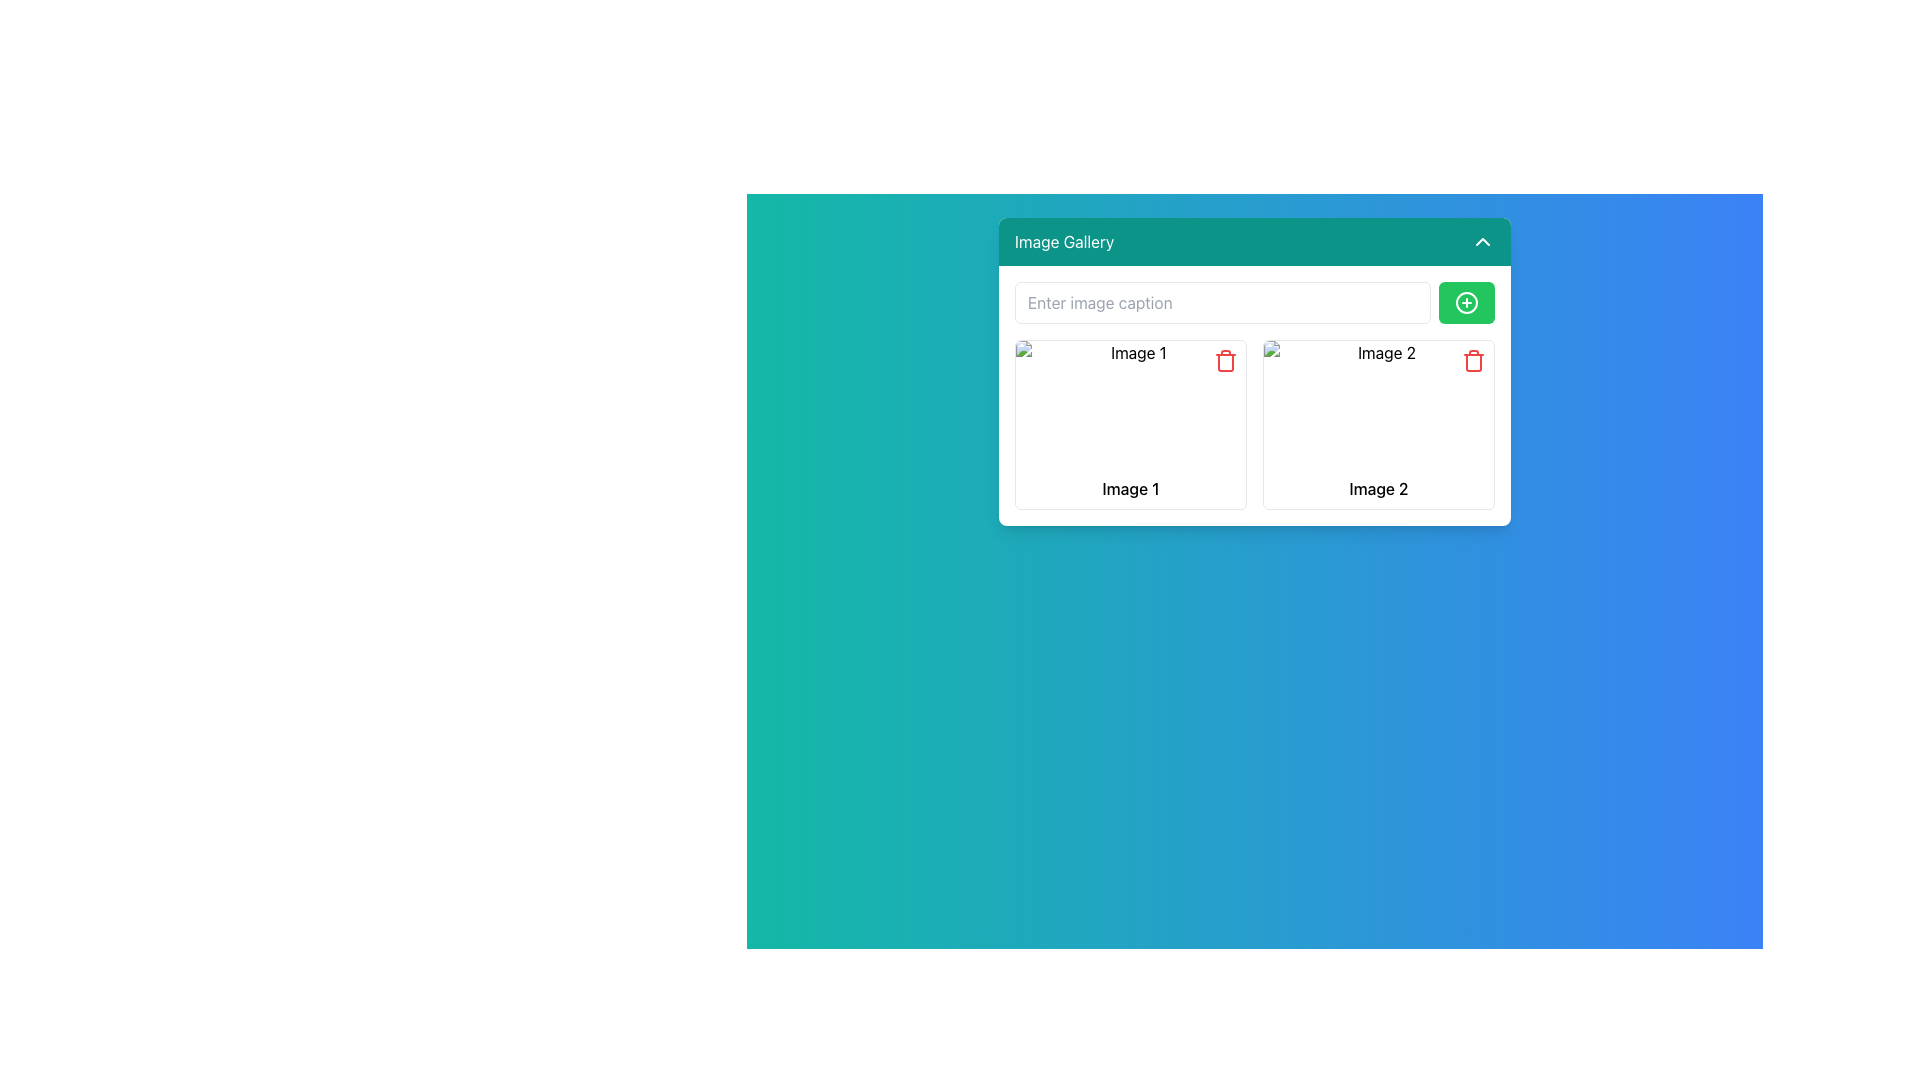 The height and width of the screenshot is (1080, 1920). I want to click on the Decorative SVG Circle in the button located at the top-right corner of the 'Image Gallery' card interface, so click(1467, 303).